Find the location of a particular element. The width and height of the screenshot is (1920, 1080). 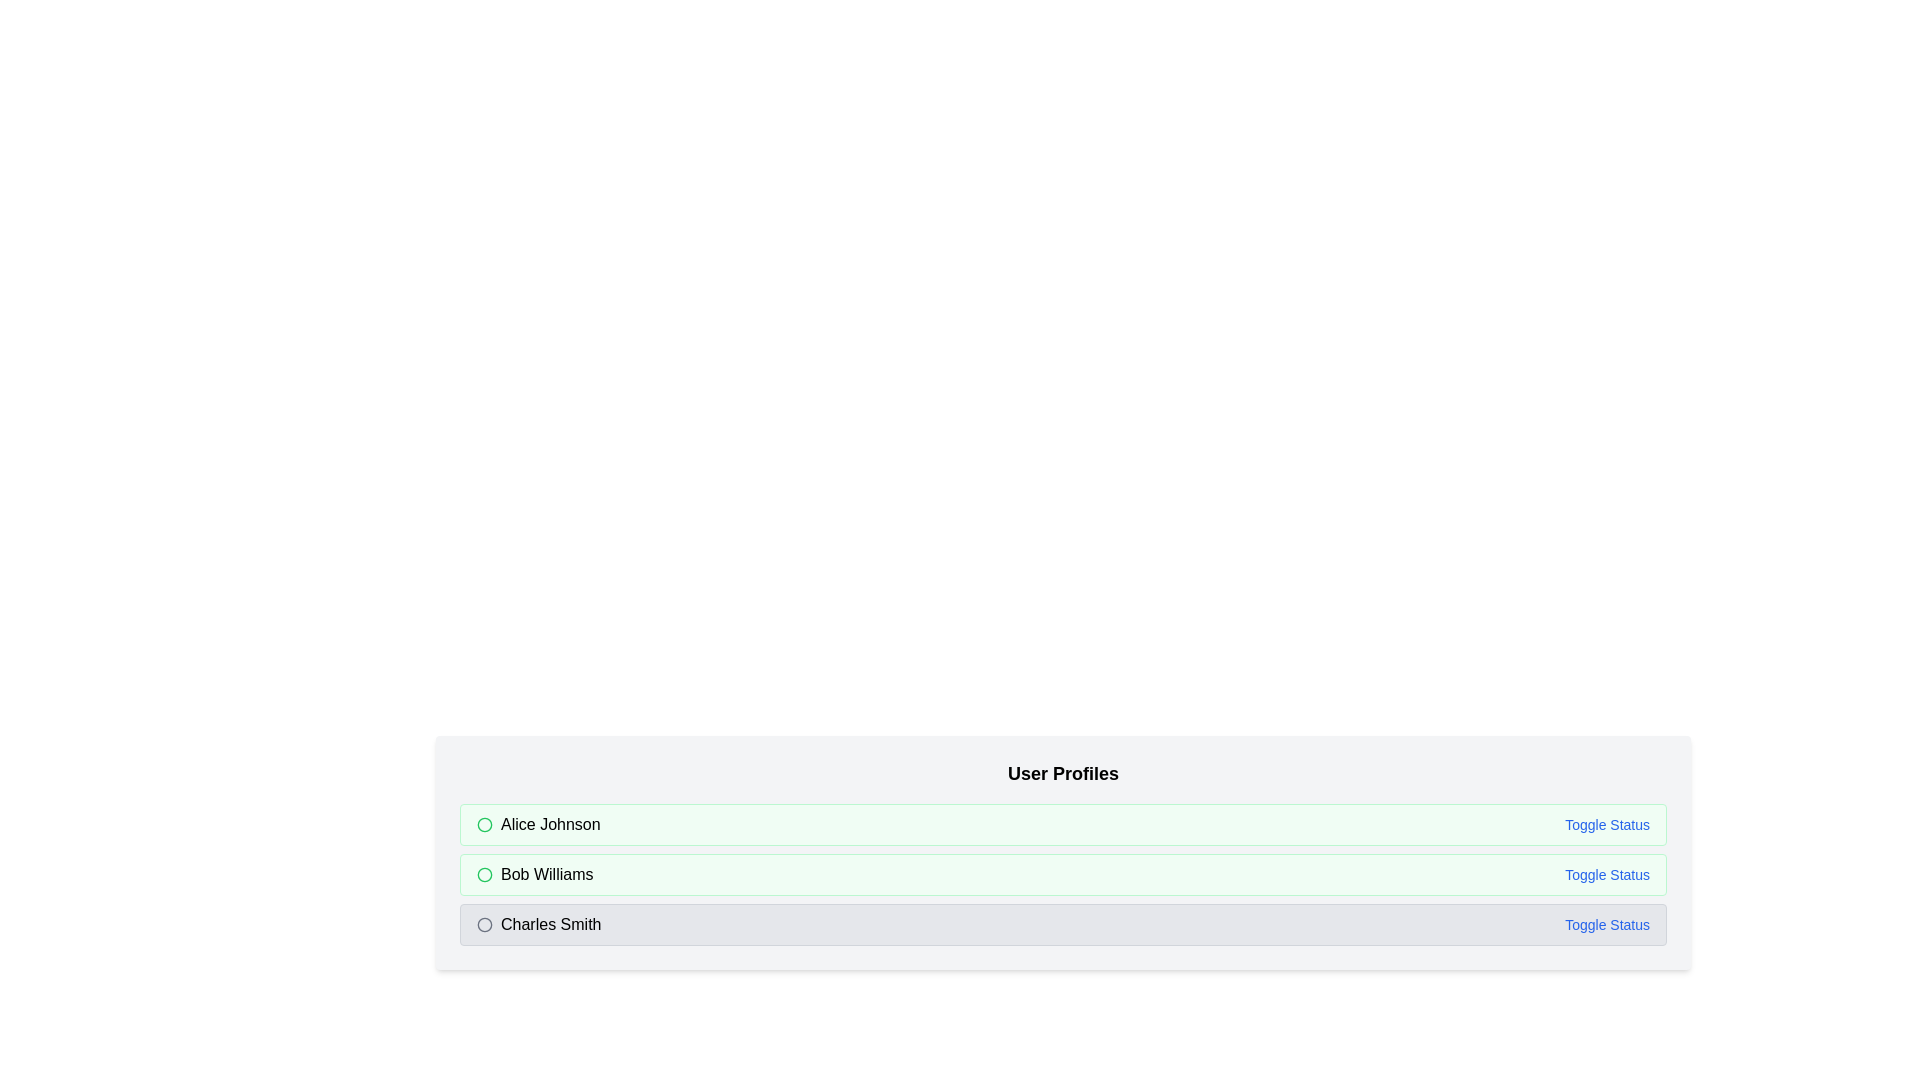

the circular status indicator icon with a green outline and transparent fill, located at the start of the row containing 'Bob Williams', to check its status indication is located at coordinates (484, 874).